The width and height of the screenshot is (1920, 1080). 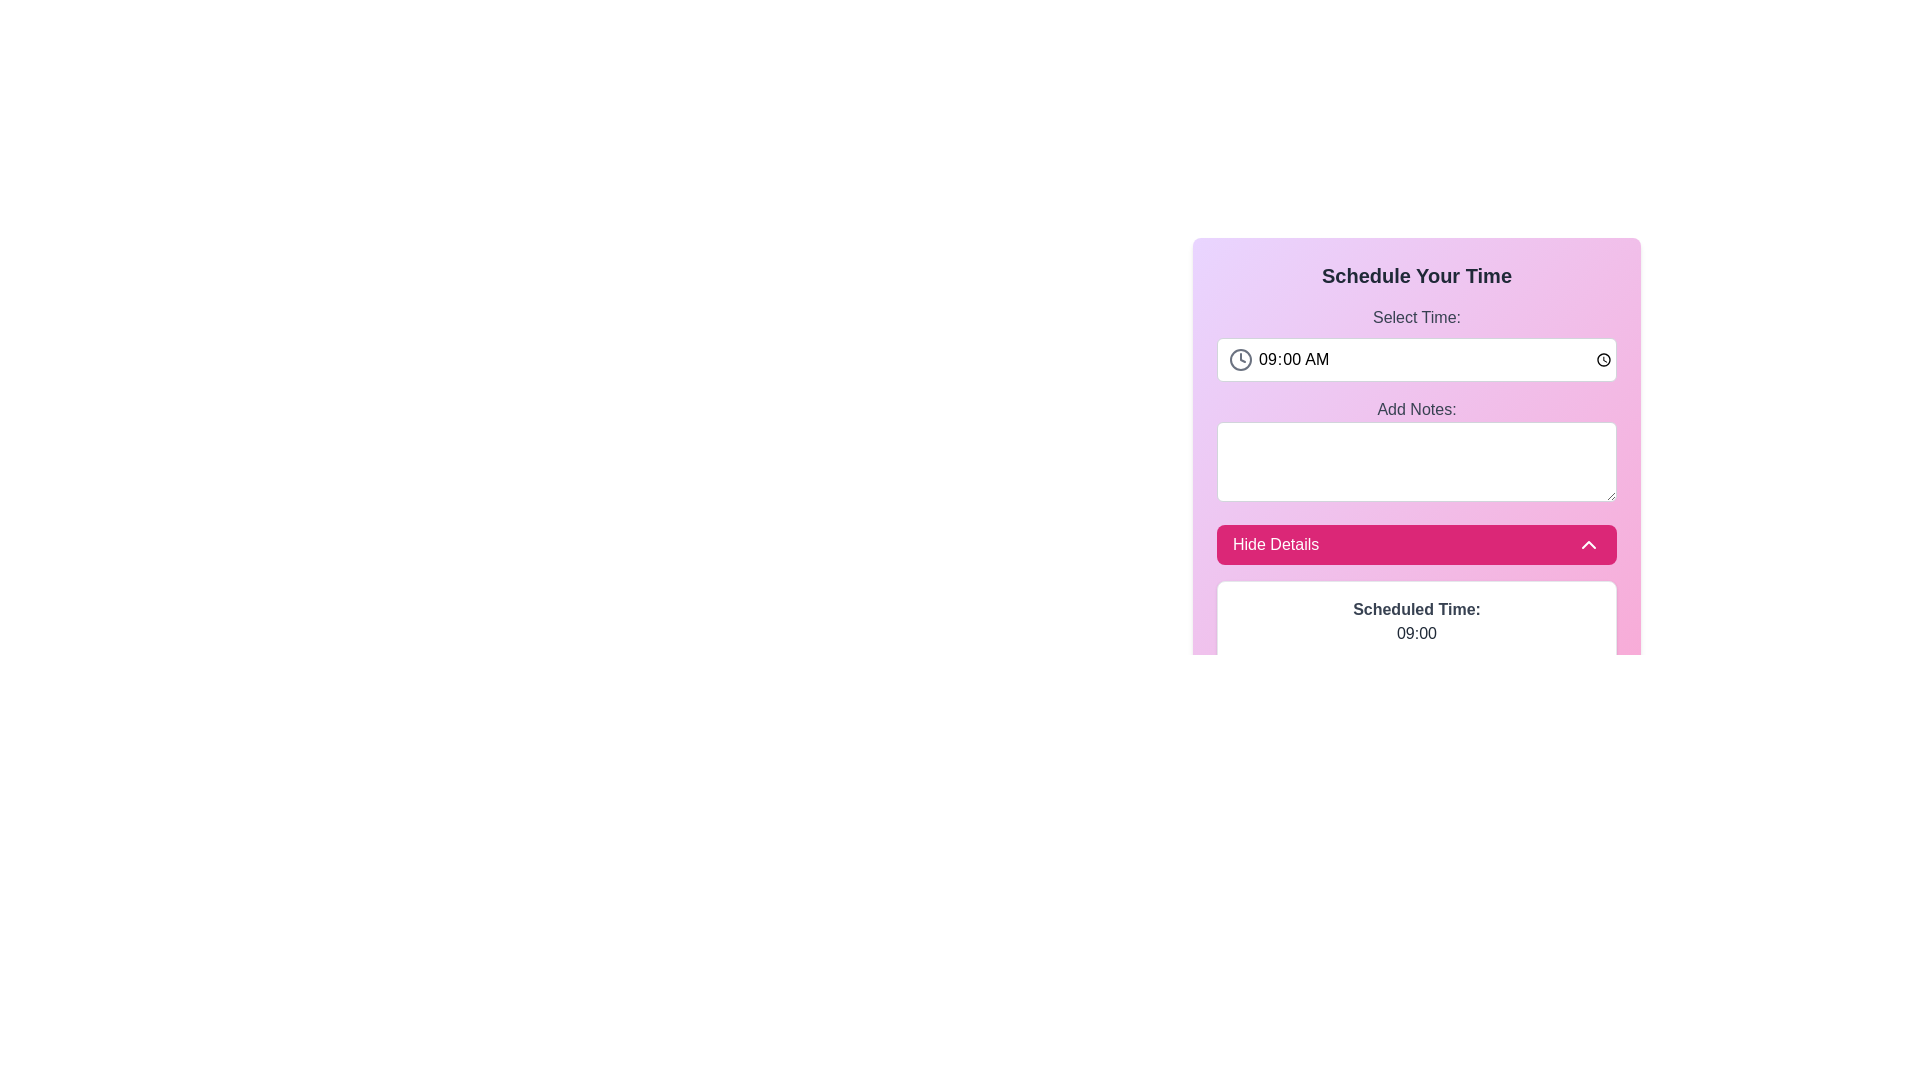 What do you see at coordinates (1587, 544) in the screenshot?
I see `the Icon button located on the right side of the 'Hide Details' button` at bounding box center [1587, 544].